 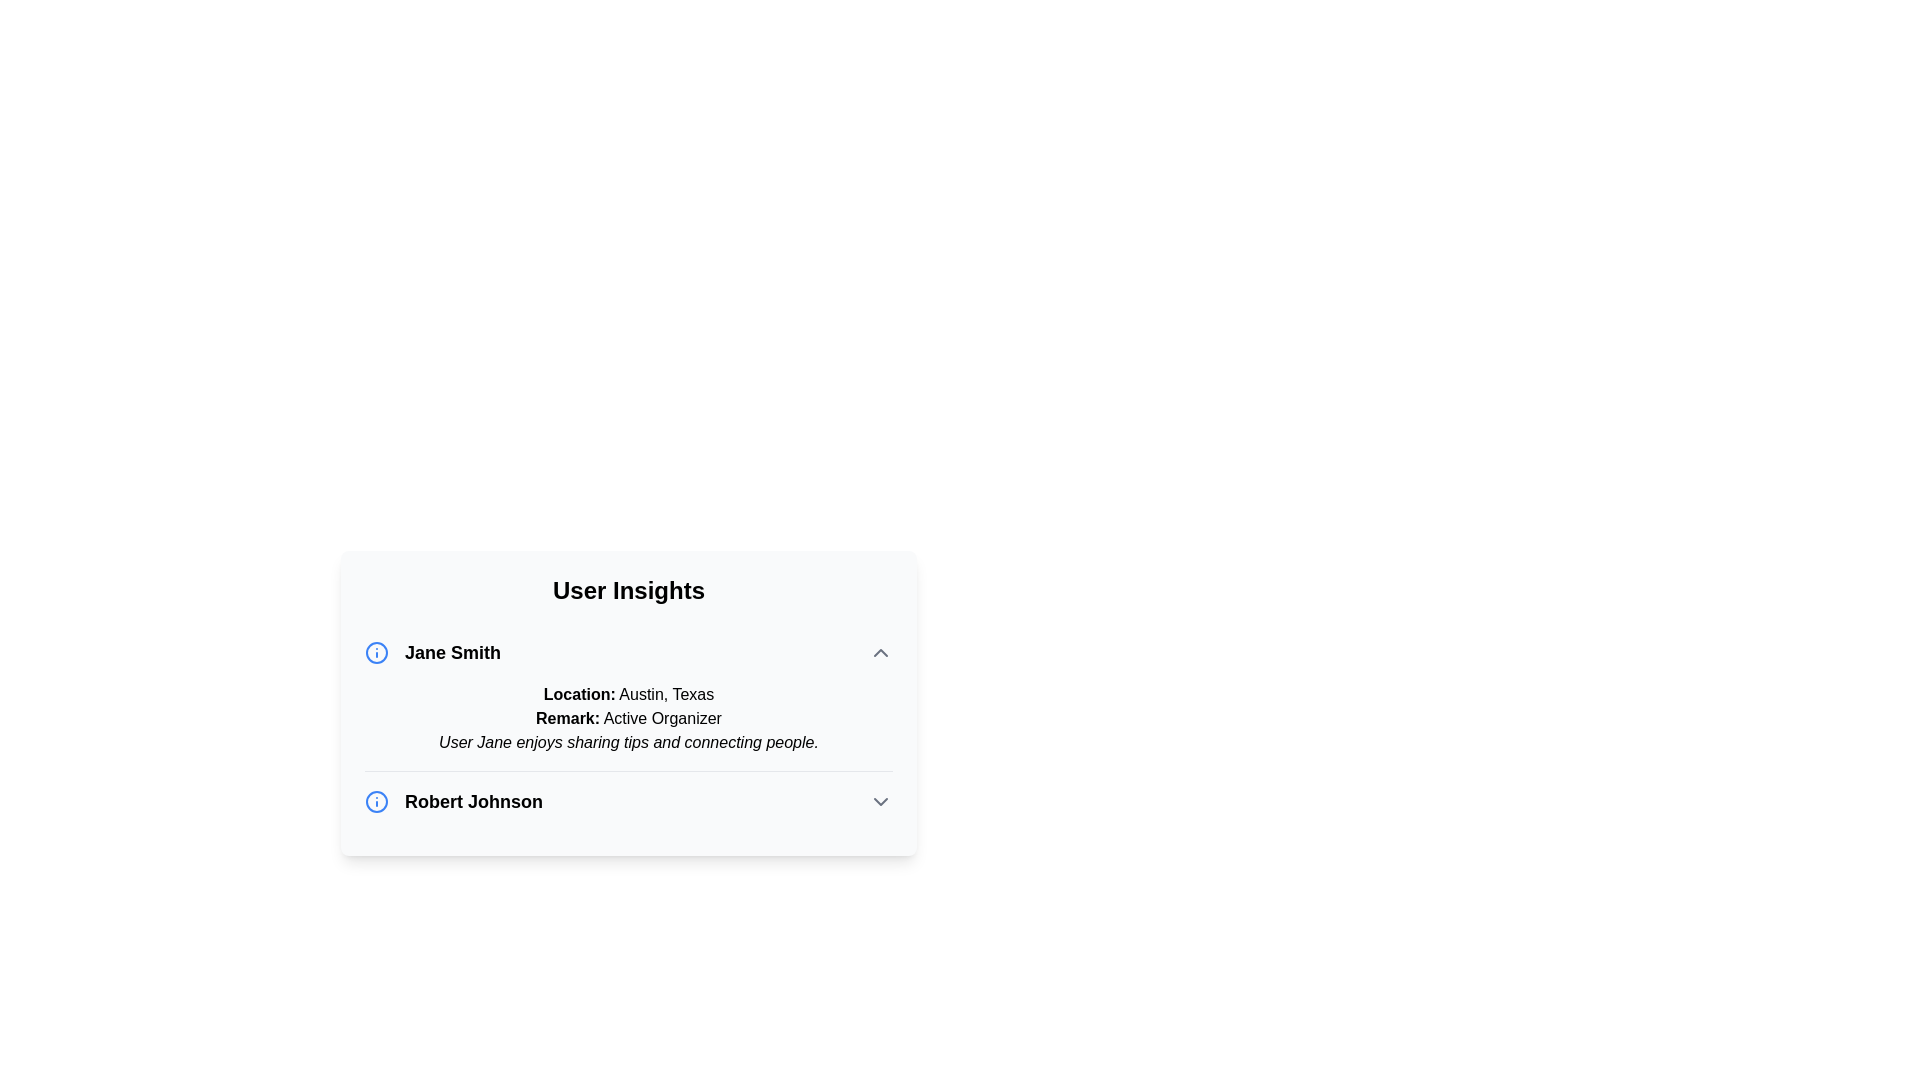 What do you see at coordinates (578, 693) in the screenshot?
I see `the text label reading 'Location:' which is styled in a bold black font and positioned within the user details card under the name 'Jane Smith'` at bounding box center [578, 693].